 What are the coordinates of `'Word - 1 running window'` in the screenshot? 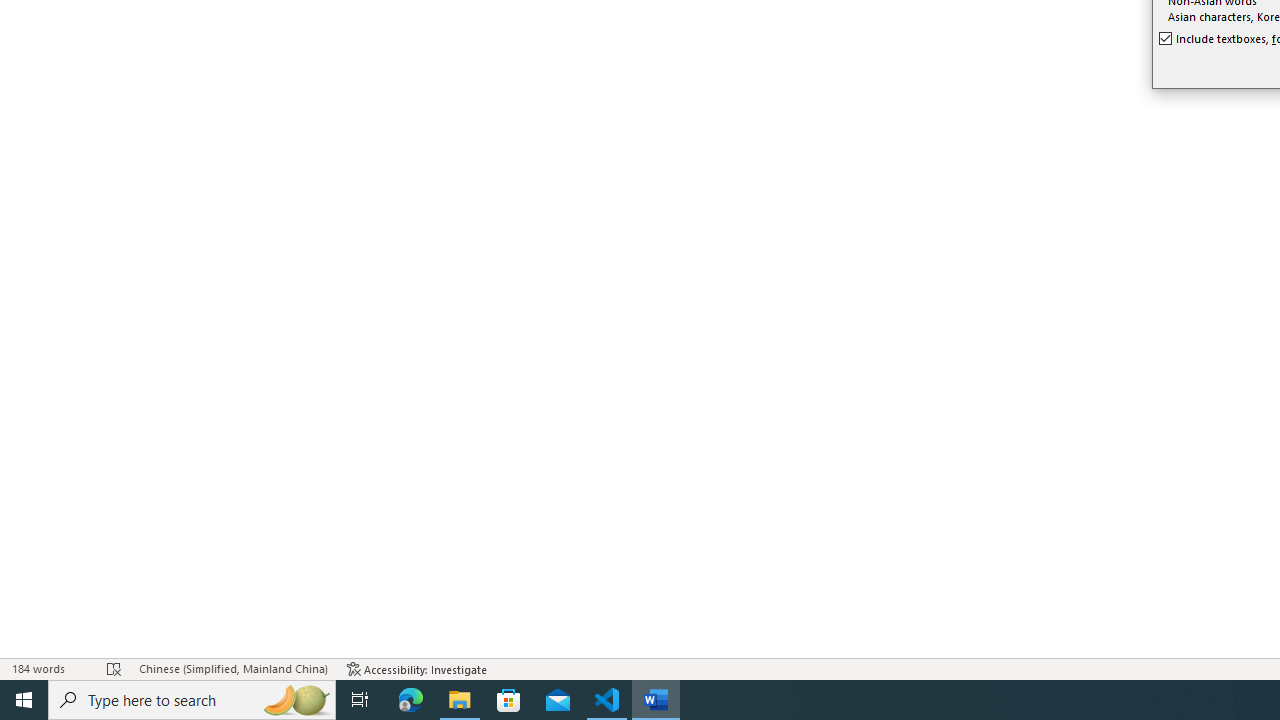 It's located at (656, 698).